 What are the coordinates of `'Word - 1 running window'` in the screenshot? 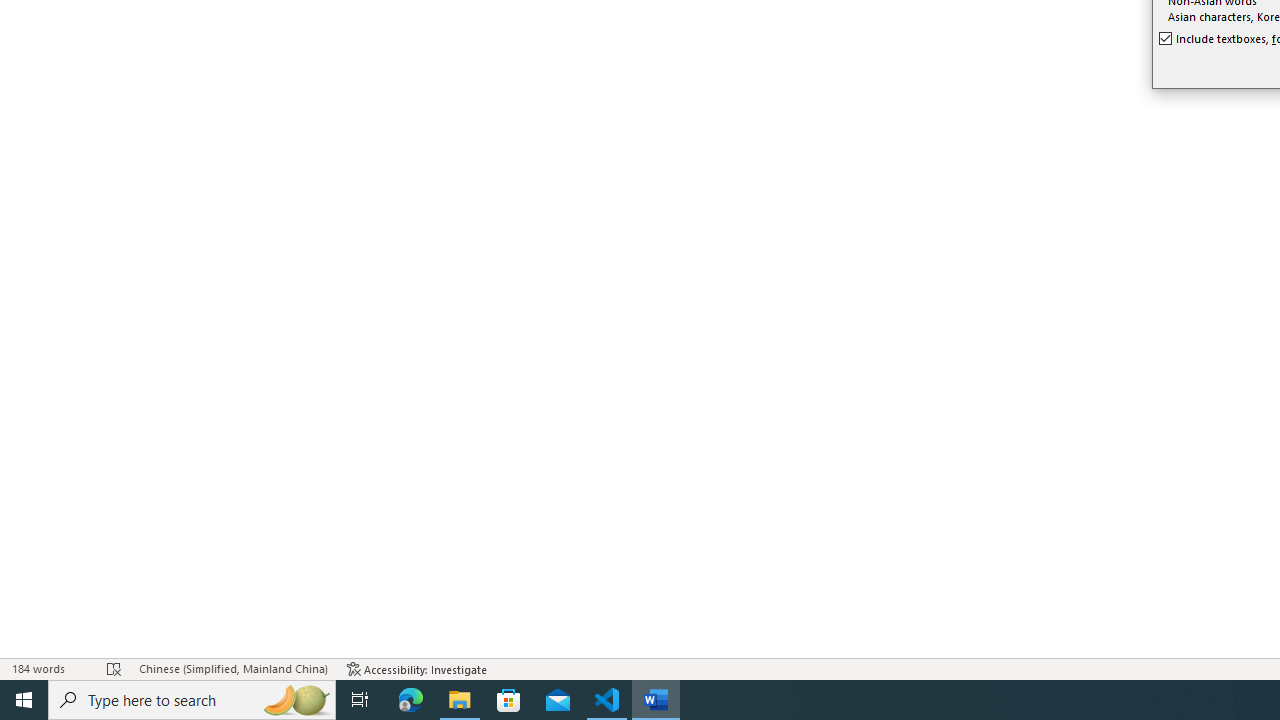 It's located at (656, 698).